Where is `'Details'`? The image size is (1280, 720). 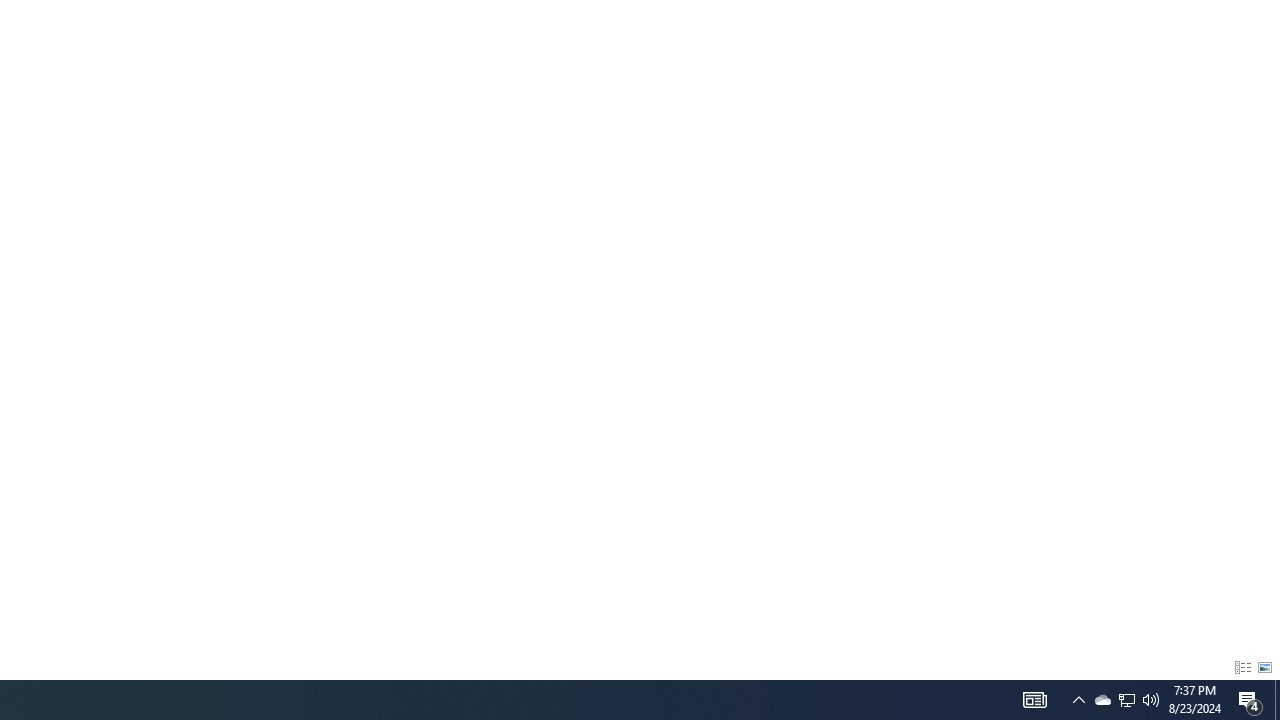 'Details' is located at coordinates (1241, 668).